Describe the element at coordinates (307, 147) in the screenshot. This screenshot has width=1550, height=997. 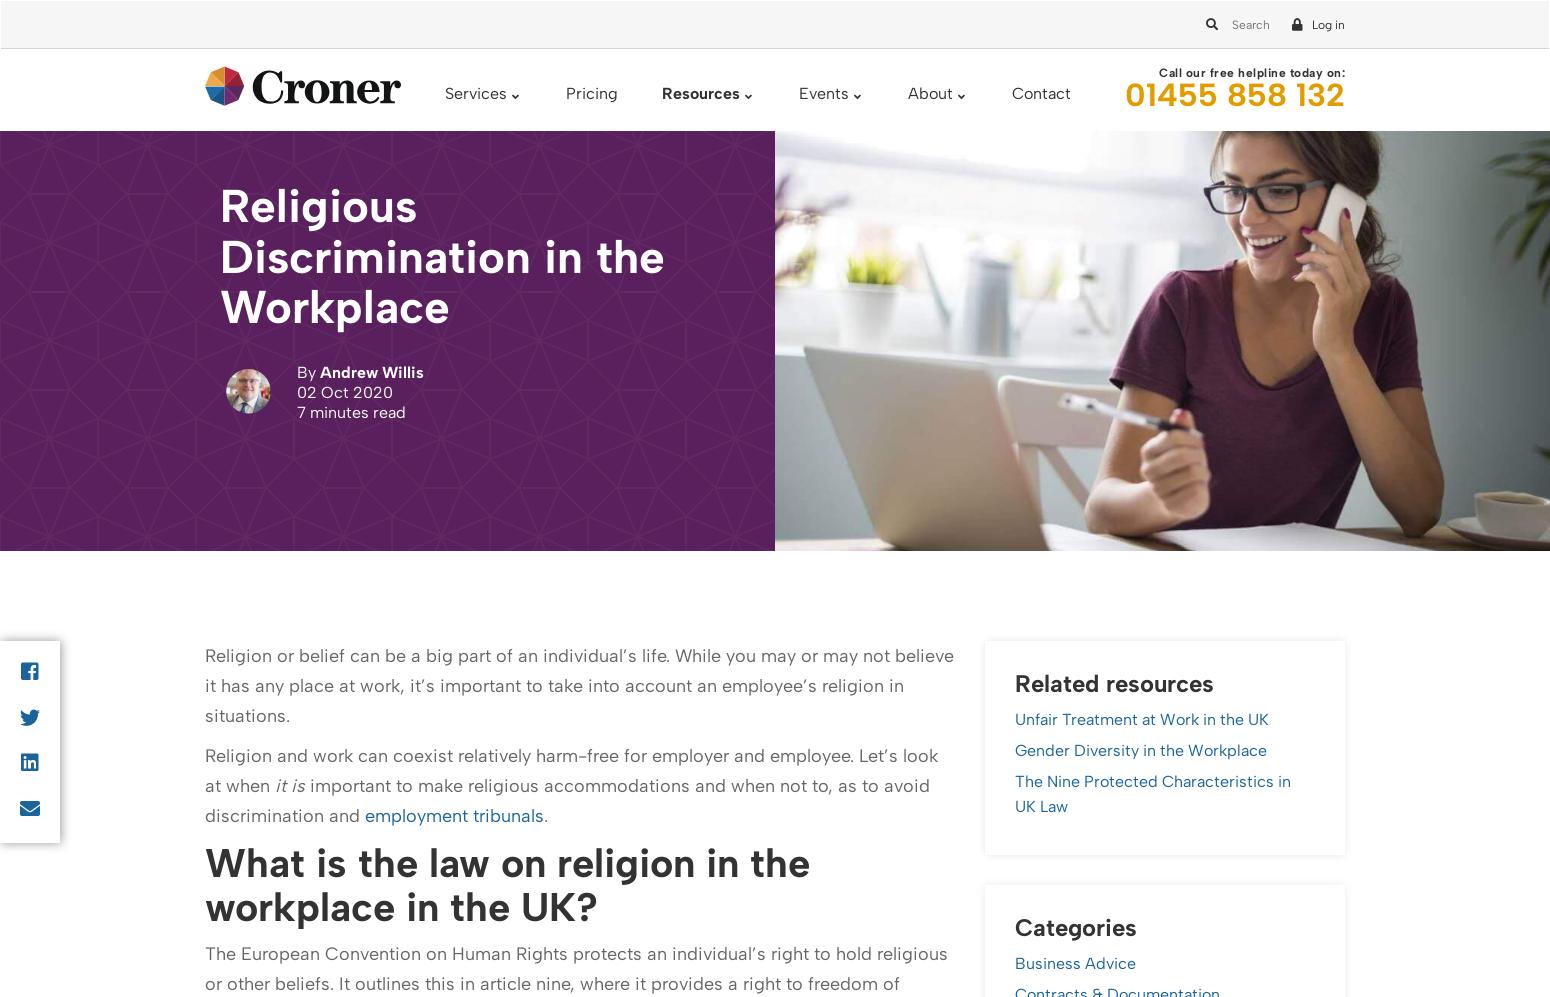
I see `'Positive action'` at that location.